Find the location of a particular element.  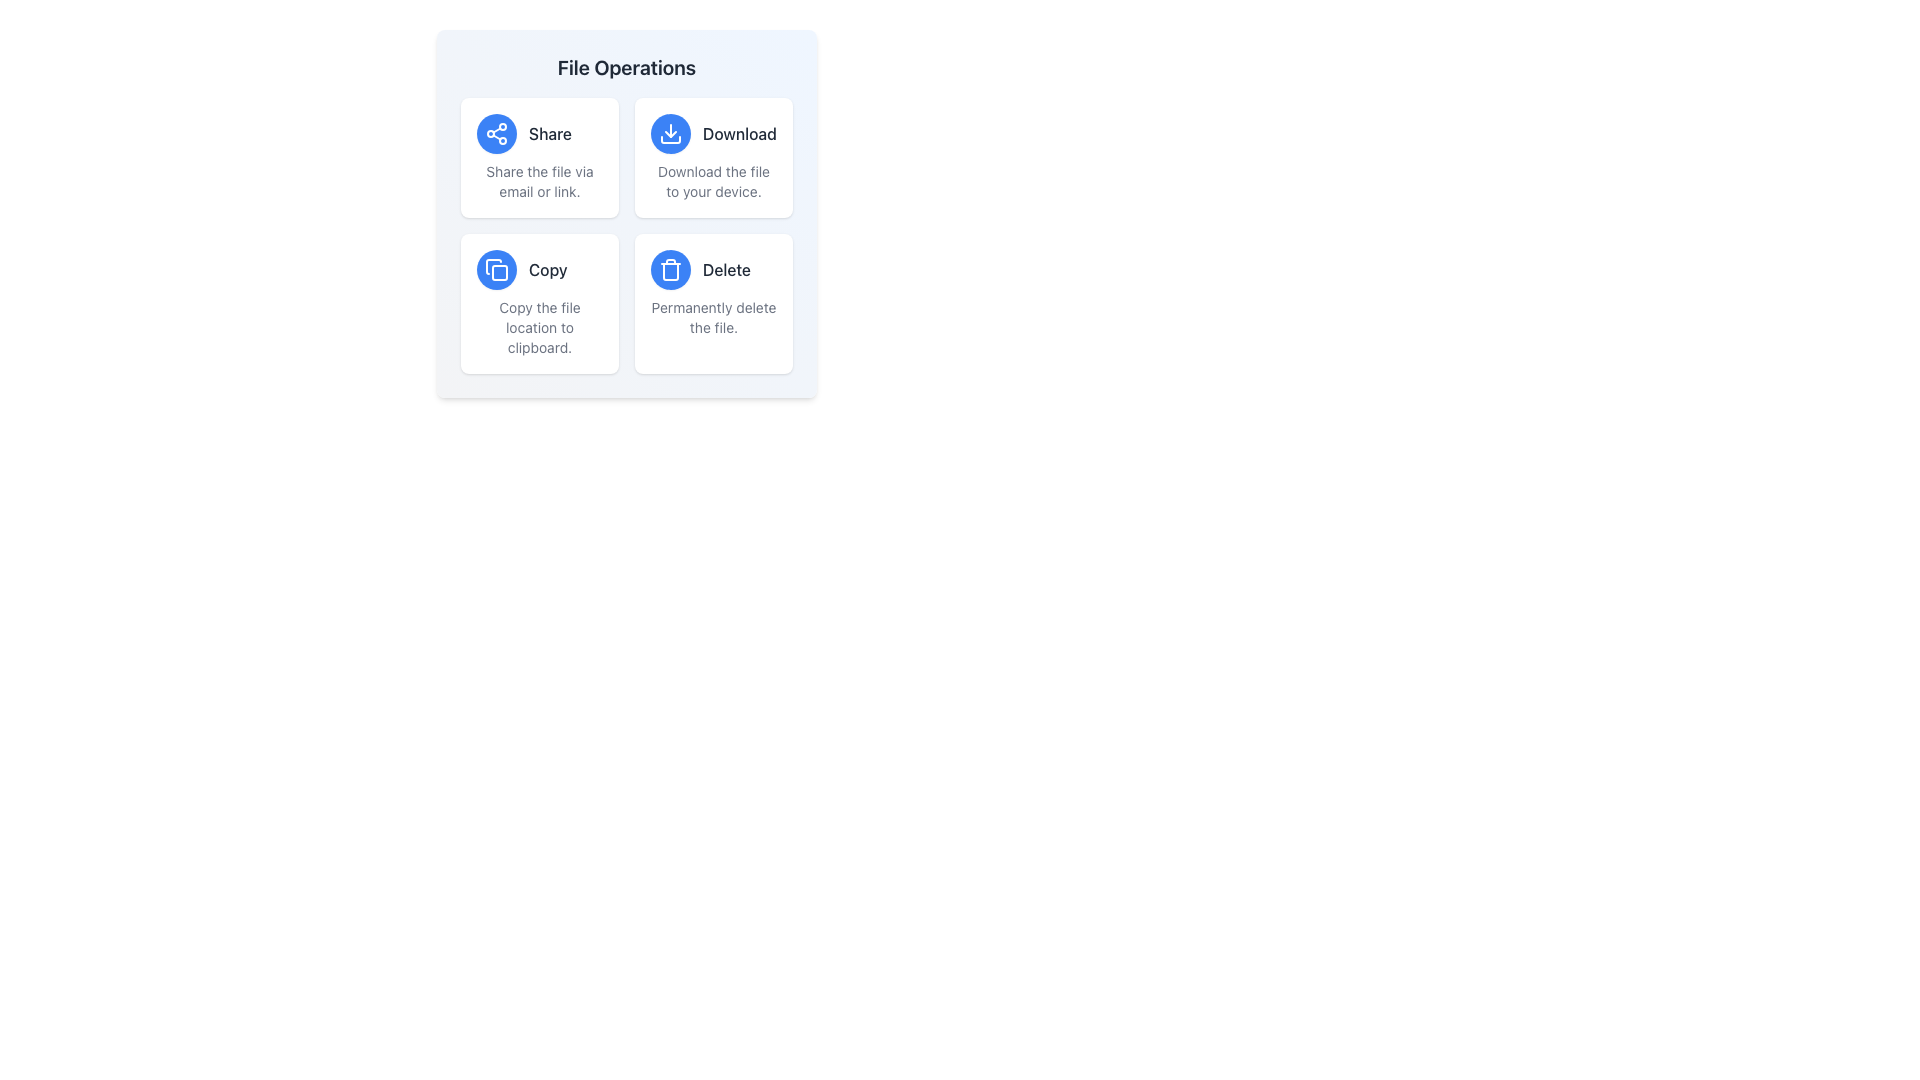

the download button located in the top-right card of the 'File Operations' section for accessibility interactions is located at coordinates (714, 134).